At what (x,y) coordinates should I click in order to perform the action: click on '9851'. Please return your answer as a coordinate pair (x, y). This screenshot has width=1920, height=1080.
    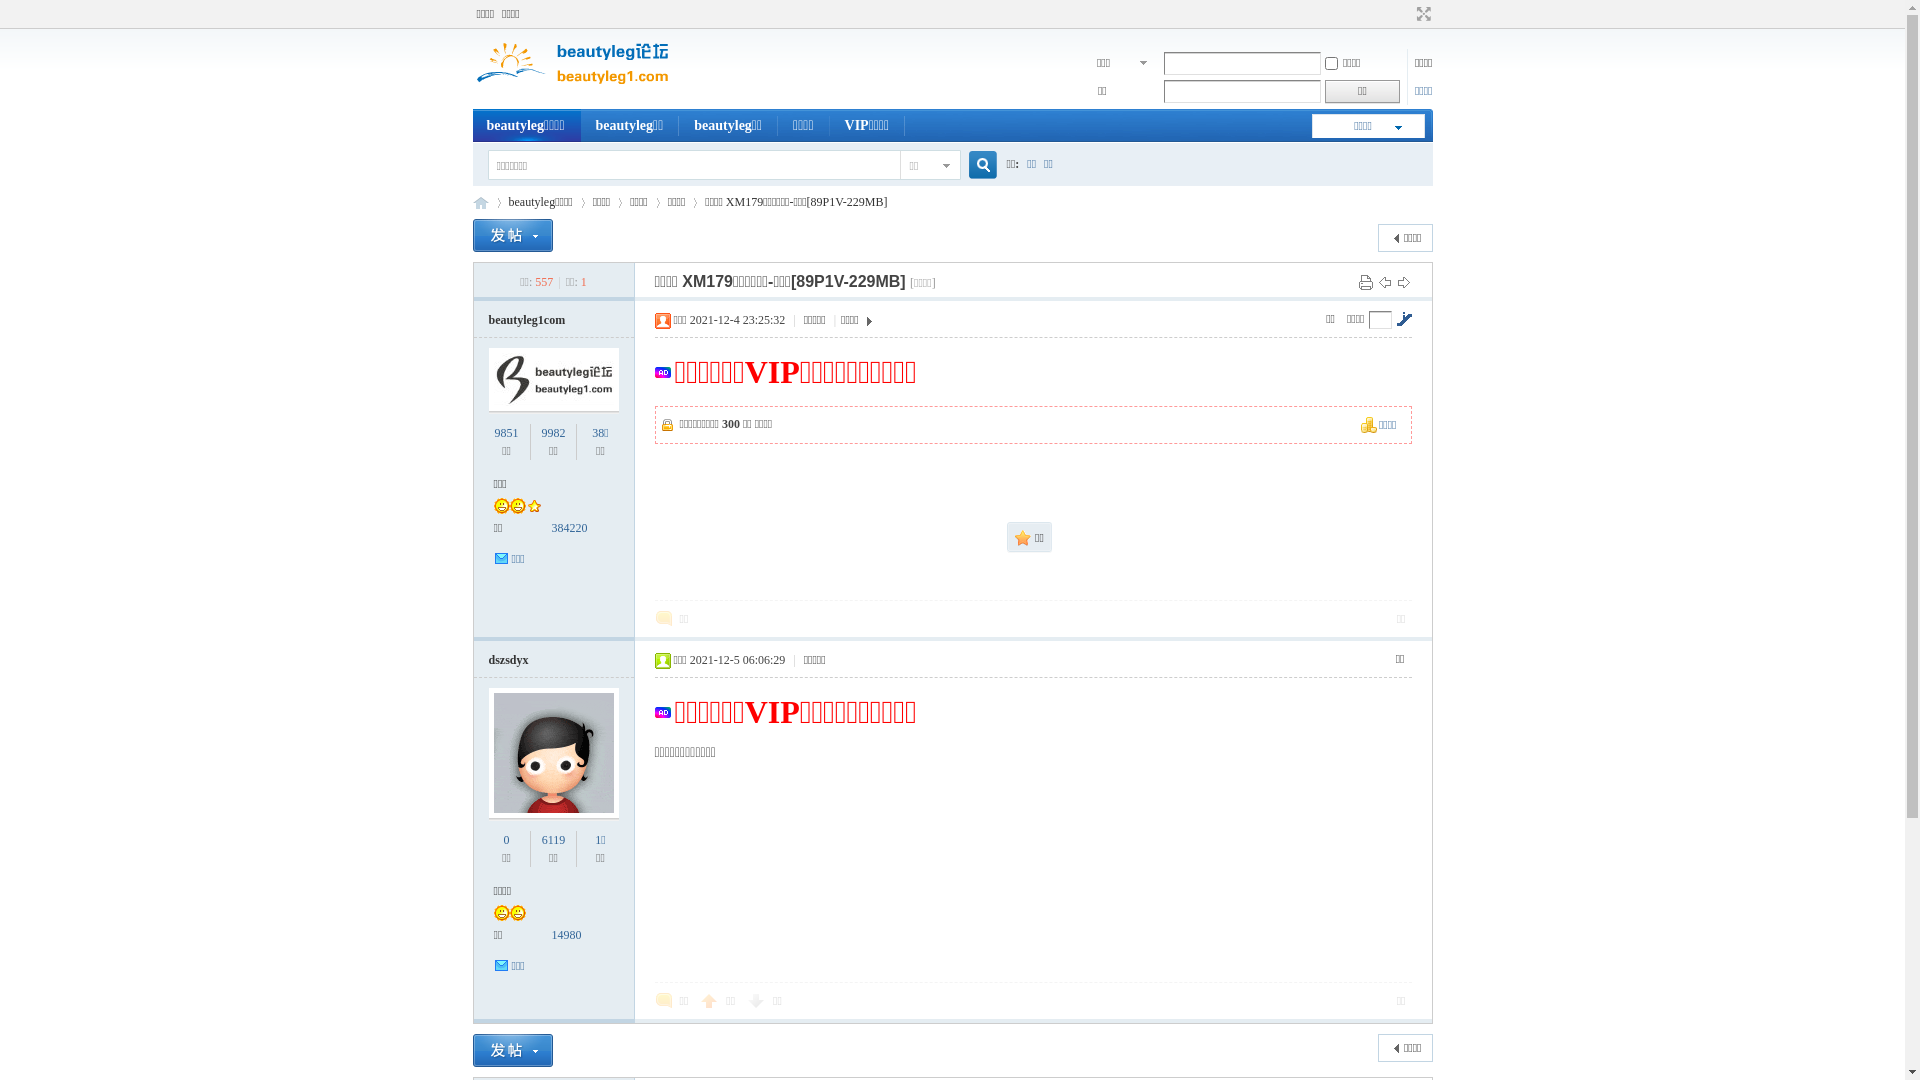
    Looking at the image, I should click on (494, 431).